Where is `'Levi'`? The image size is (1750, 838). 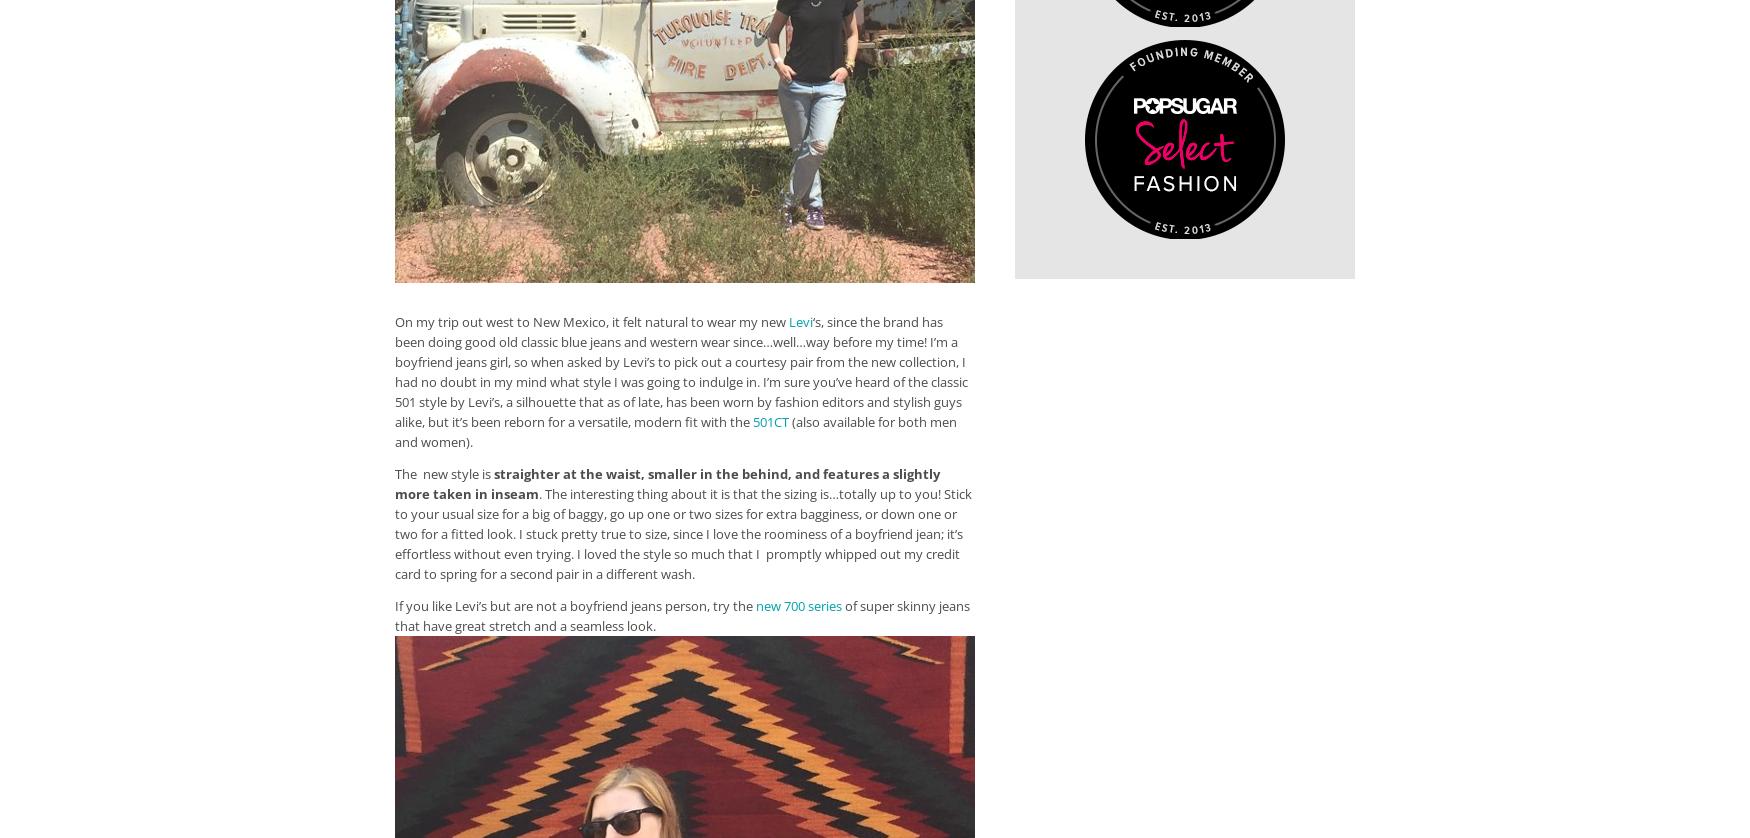
'Levi' is located at coordinates (799, 320).